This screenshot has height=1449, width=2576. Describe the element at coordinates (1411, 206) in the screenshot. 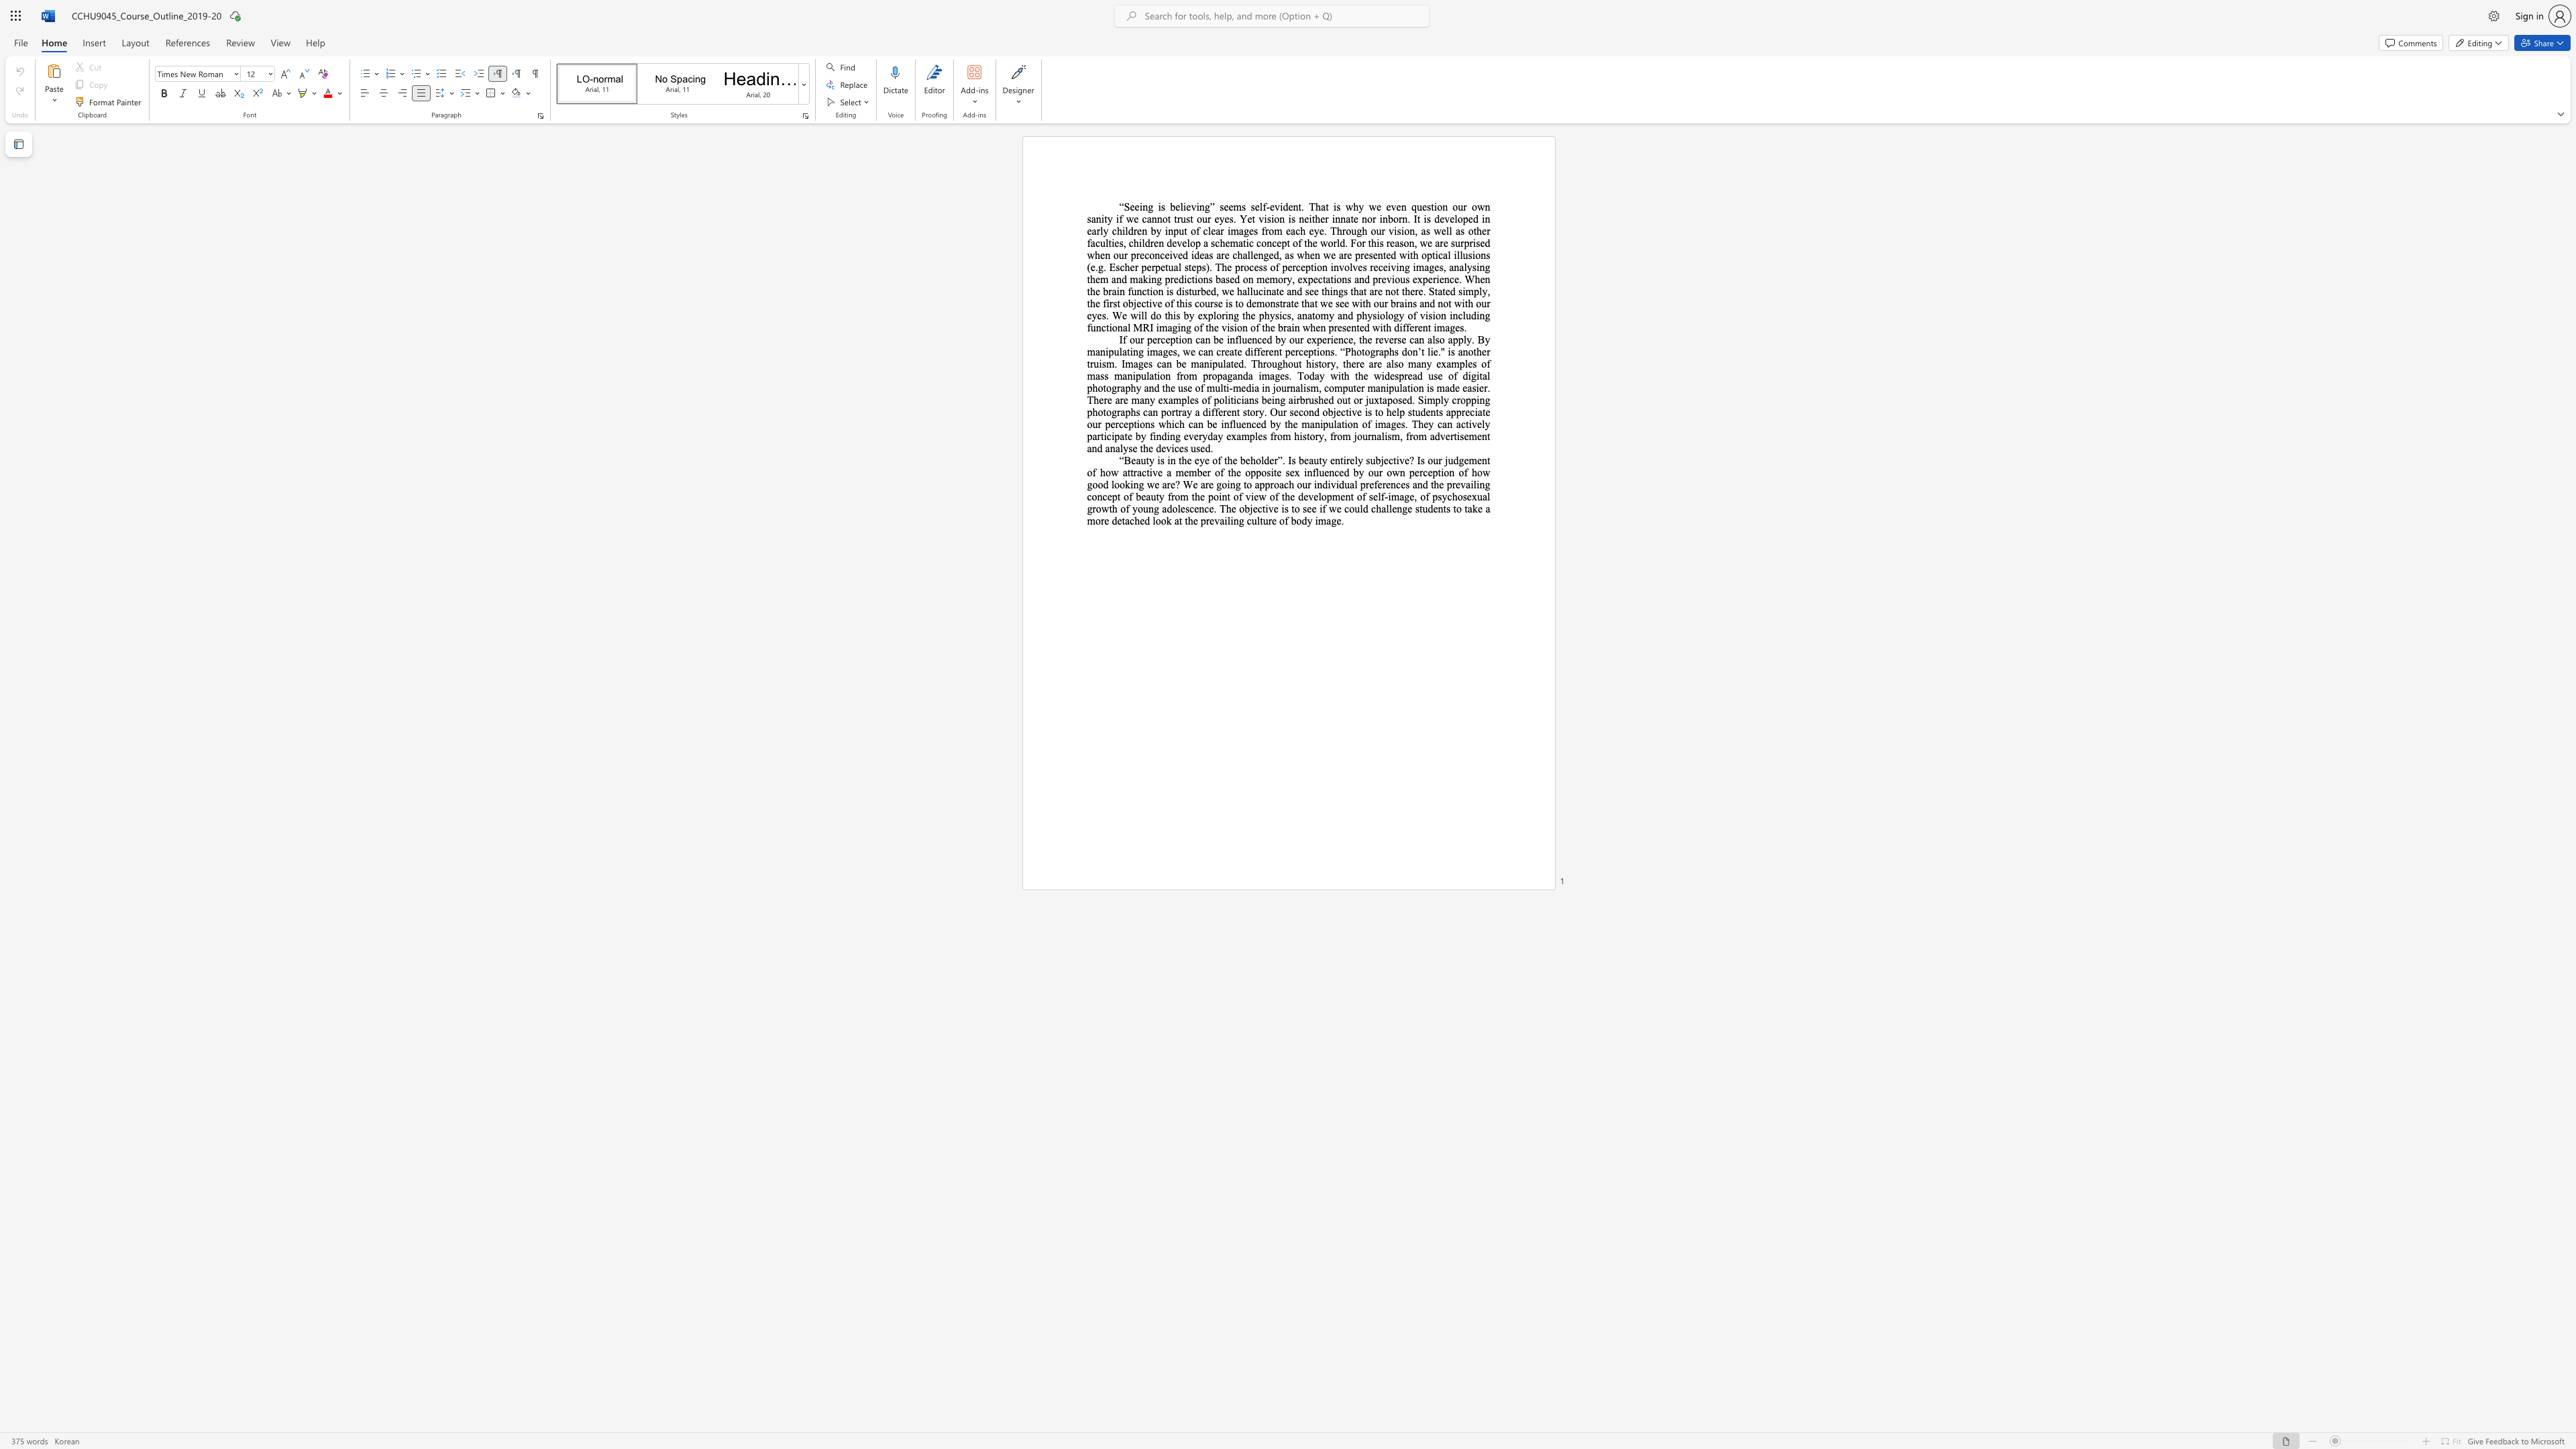

I see `the subset text "question our own sanity if we cannot trust our eyes. Yet vision is neither innate nor inborn. It is developed in early children by input of clear images from each eye. Through our vision, as well as other f" within the text "Seeing is believing” seems self-evident. That is why we even question our own sanity if we cannot trust our eyes. Yet vision is neither innate nor inborn. It is developed in early children by input of clear images from each eye. Through our vision, as well as other faculties, children develop a schematic concept of the world. For this reason, we are surprised when our preconceived ideas are challenged, as when we are presented with optical illusions (e.g. Escher perpetual steps). The process of perception involves receiving images, analysing them and making predictions based on memory, expectations and previous experience. When the brain function is disturbed, we hallucinate and see things that are not there. Stated simply, the first objective of this course is to demonstrate that we see with our brains and not with our eyes. We will do this by exploring the physics, anatomy and physiology of vision including functional MRI imaging of the vision of the brain when presented with different images."` at that location.